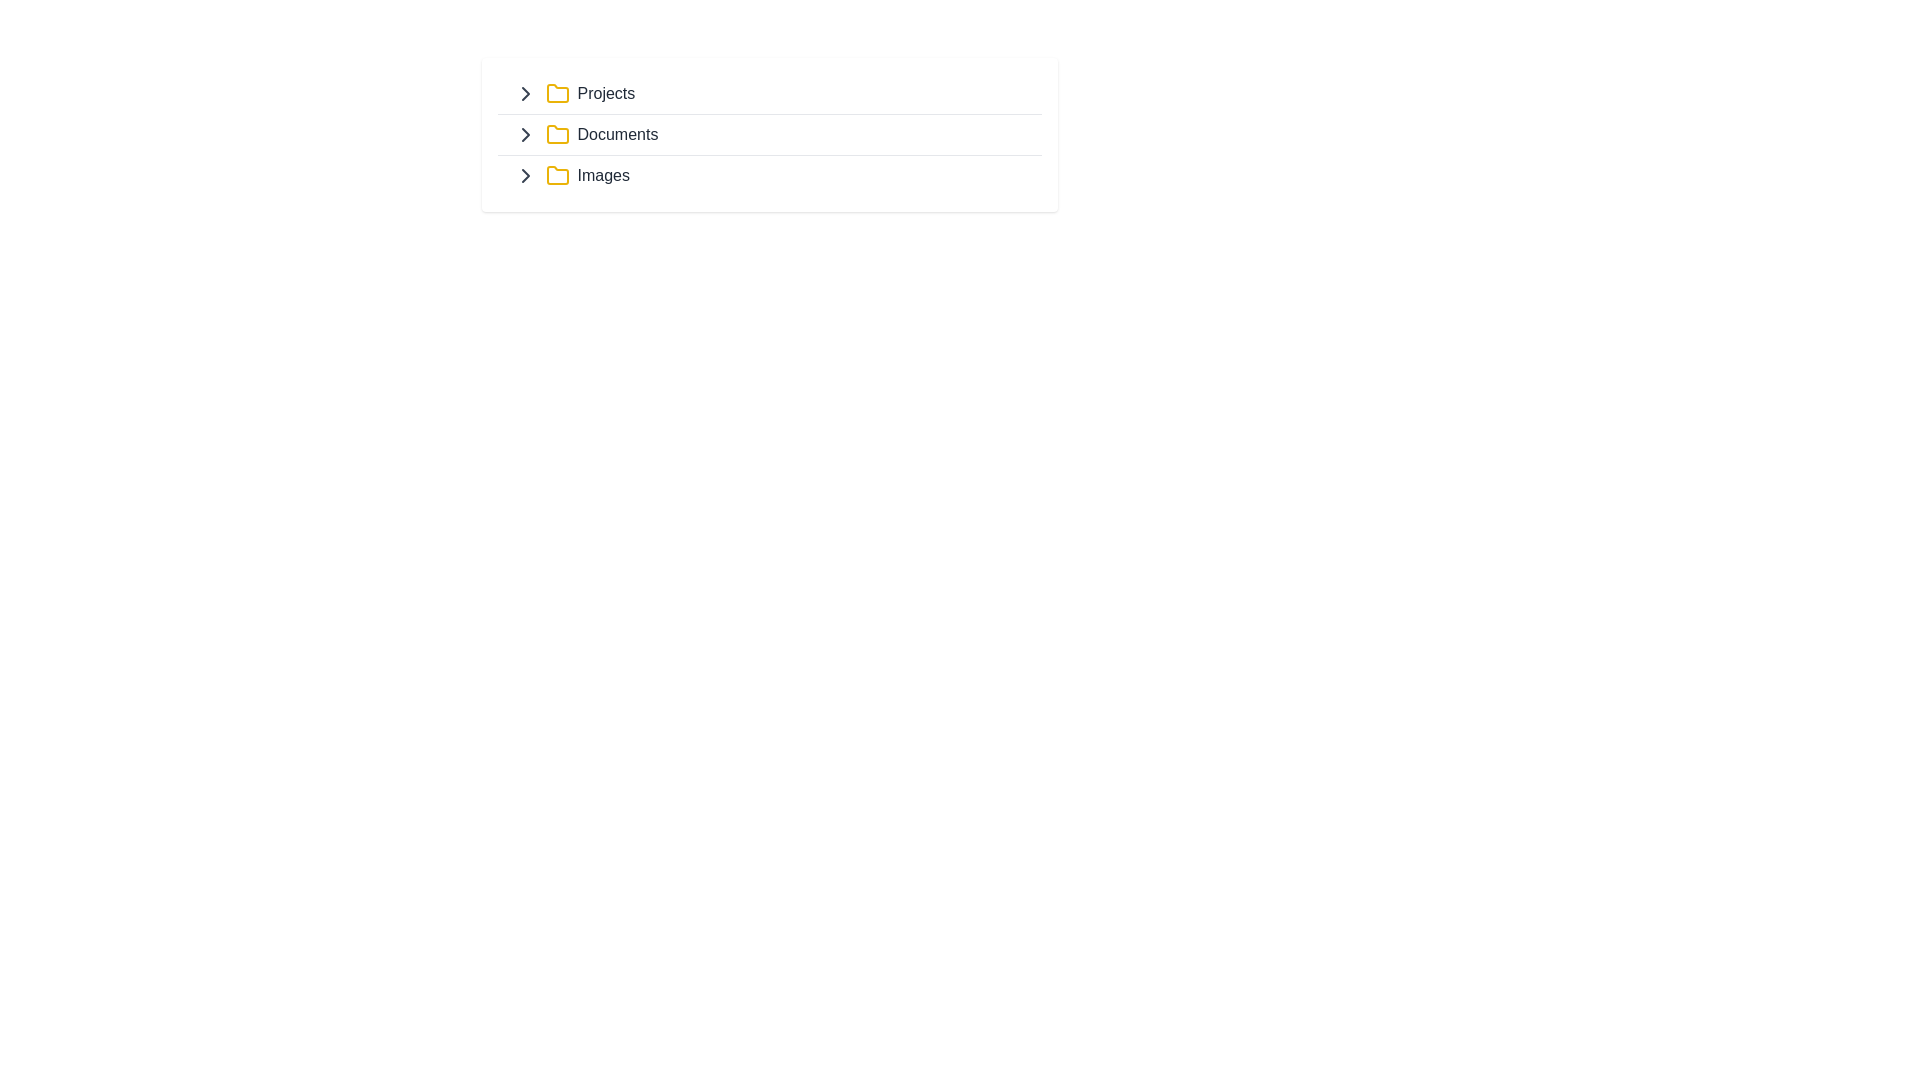 The width and height of the screenshot is (1920, 1080). Describe the element at coordinates (768, 135) in the screenshot. I see `the selectable folder labeled 'Documents' in the vertical list` at that location.